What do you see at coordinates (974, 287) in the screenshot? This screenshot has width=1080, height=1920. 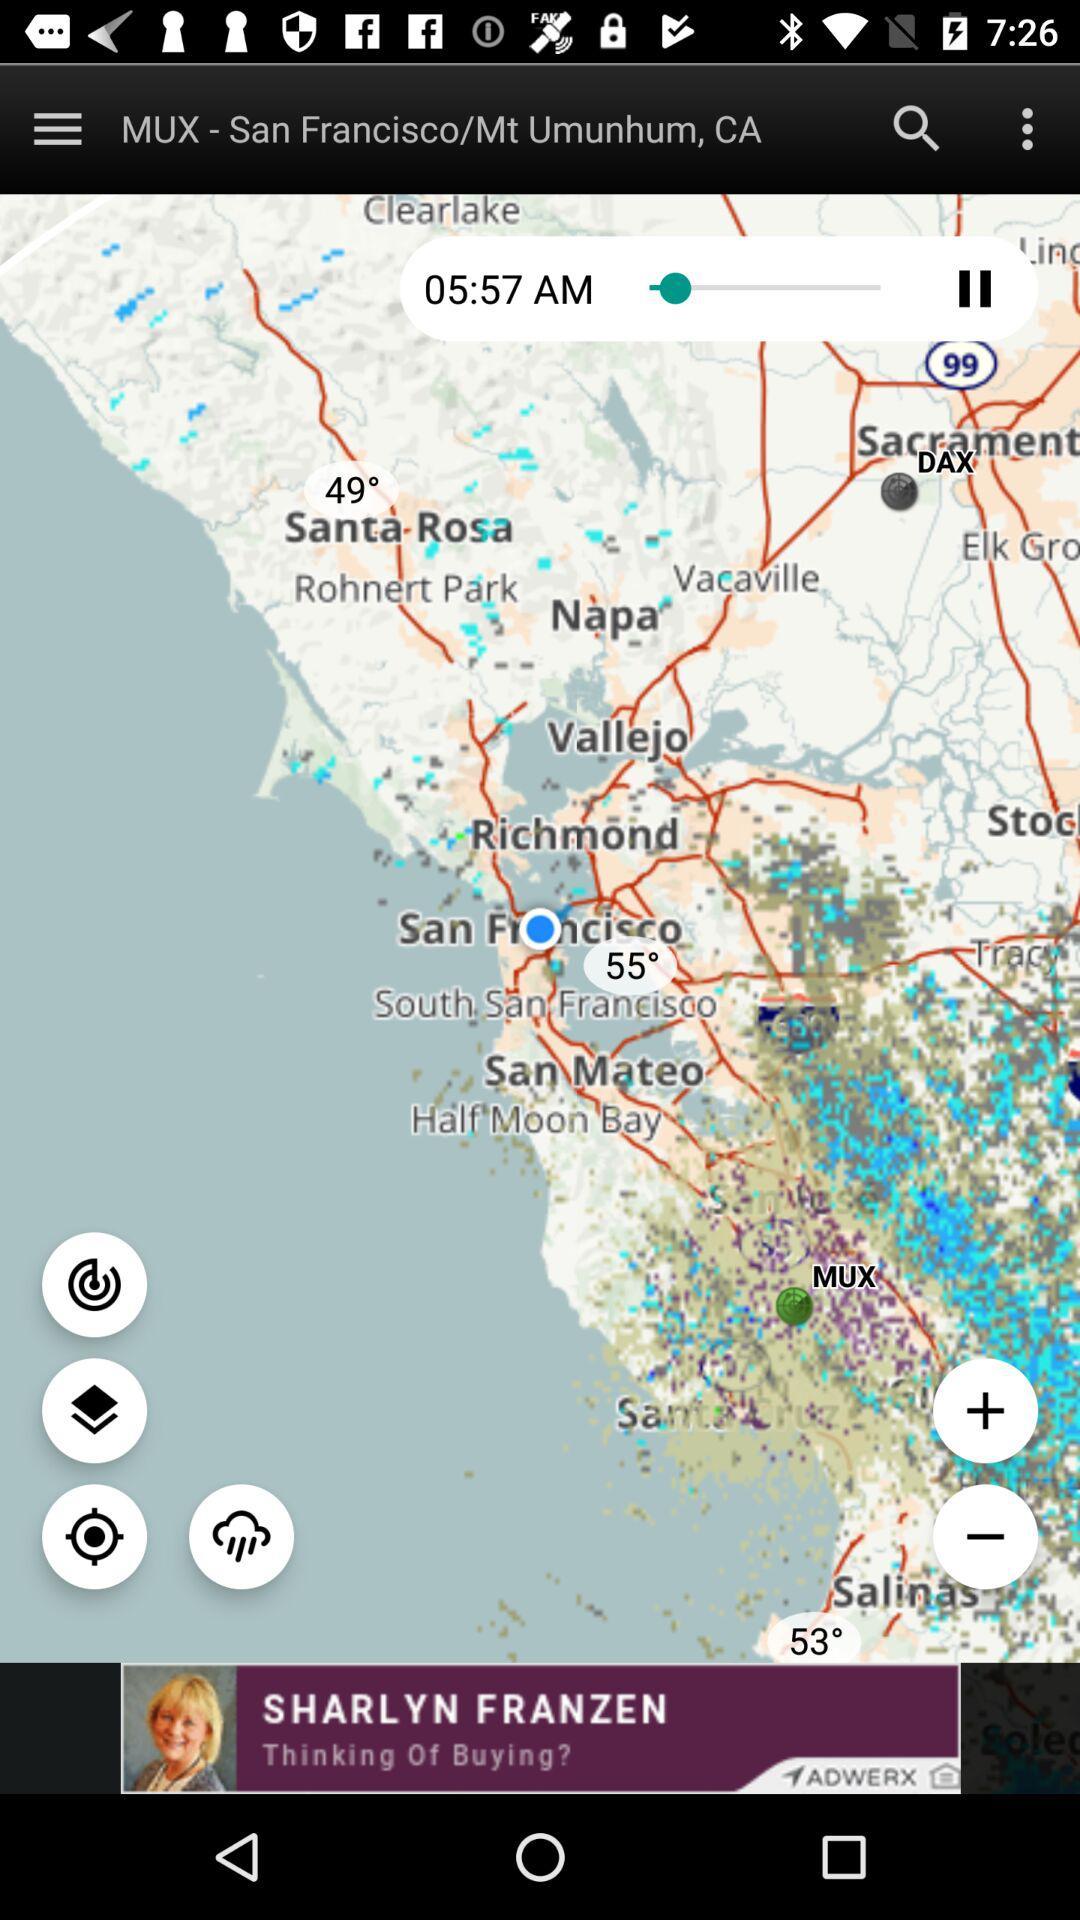 I see `pley button` at bounding box center [974, 287].